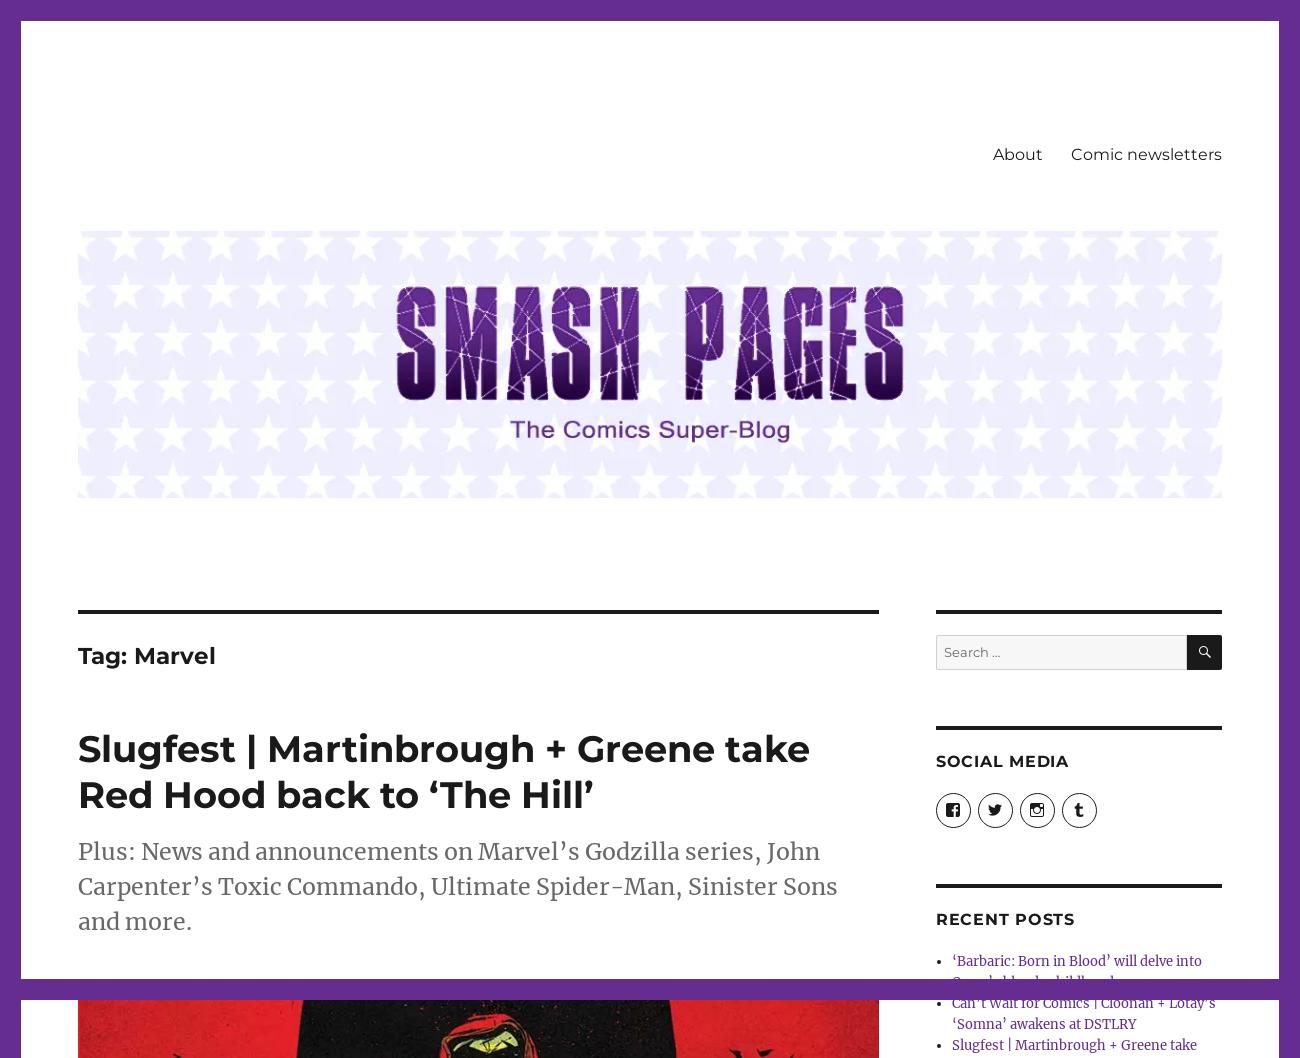 The width and height of the screenshot is (1300, 1058). I want to click on 'Marvel', so click(174, 654).